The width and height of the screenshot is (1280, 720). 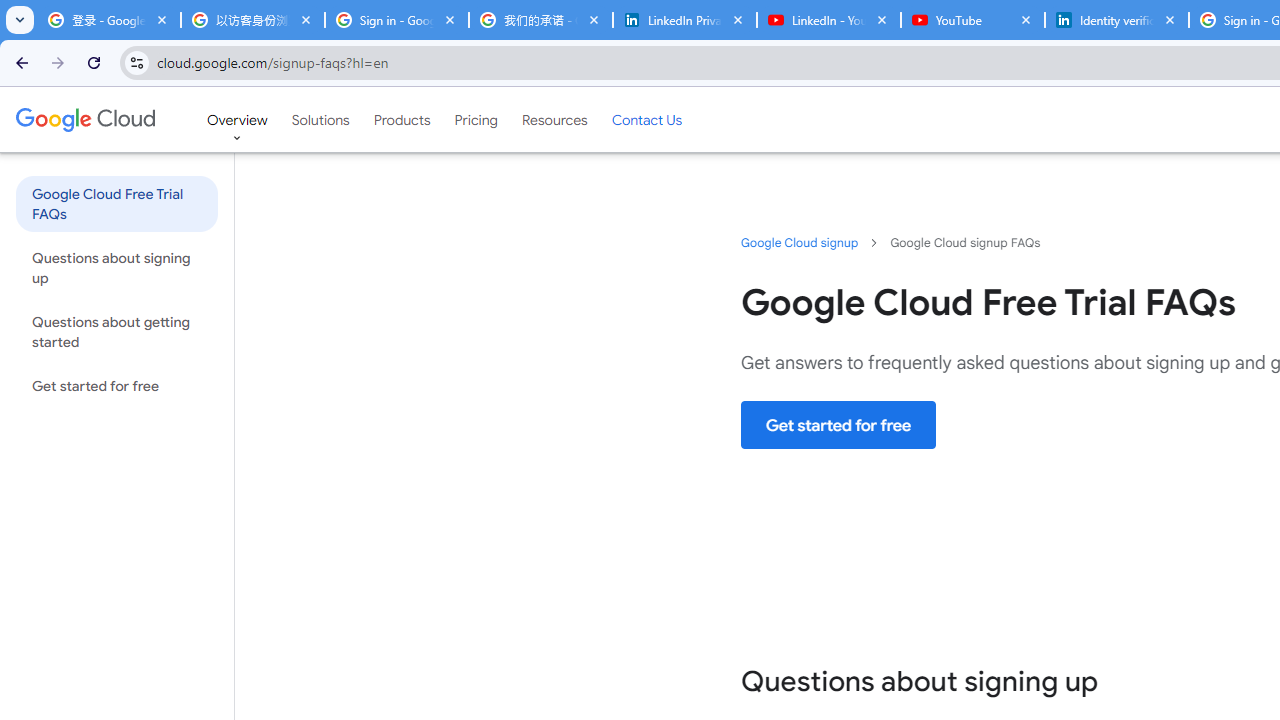 I want to click on 'Questions about getting started', so click(x=115, y=330).